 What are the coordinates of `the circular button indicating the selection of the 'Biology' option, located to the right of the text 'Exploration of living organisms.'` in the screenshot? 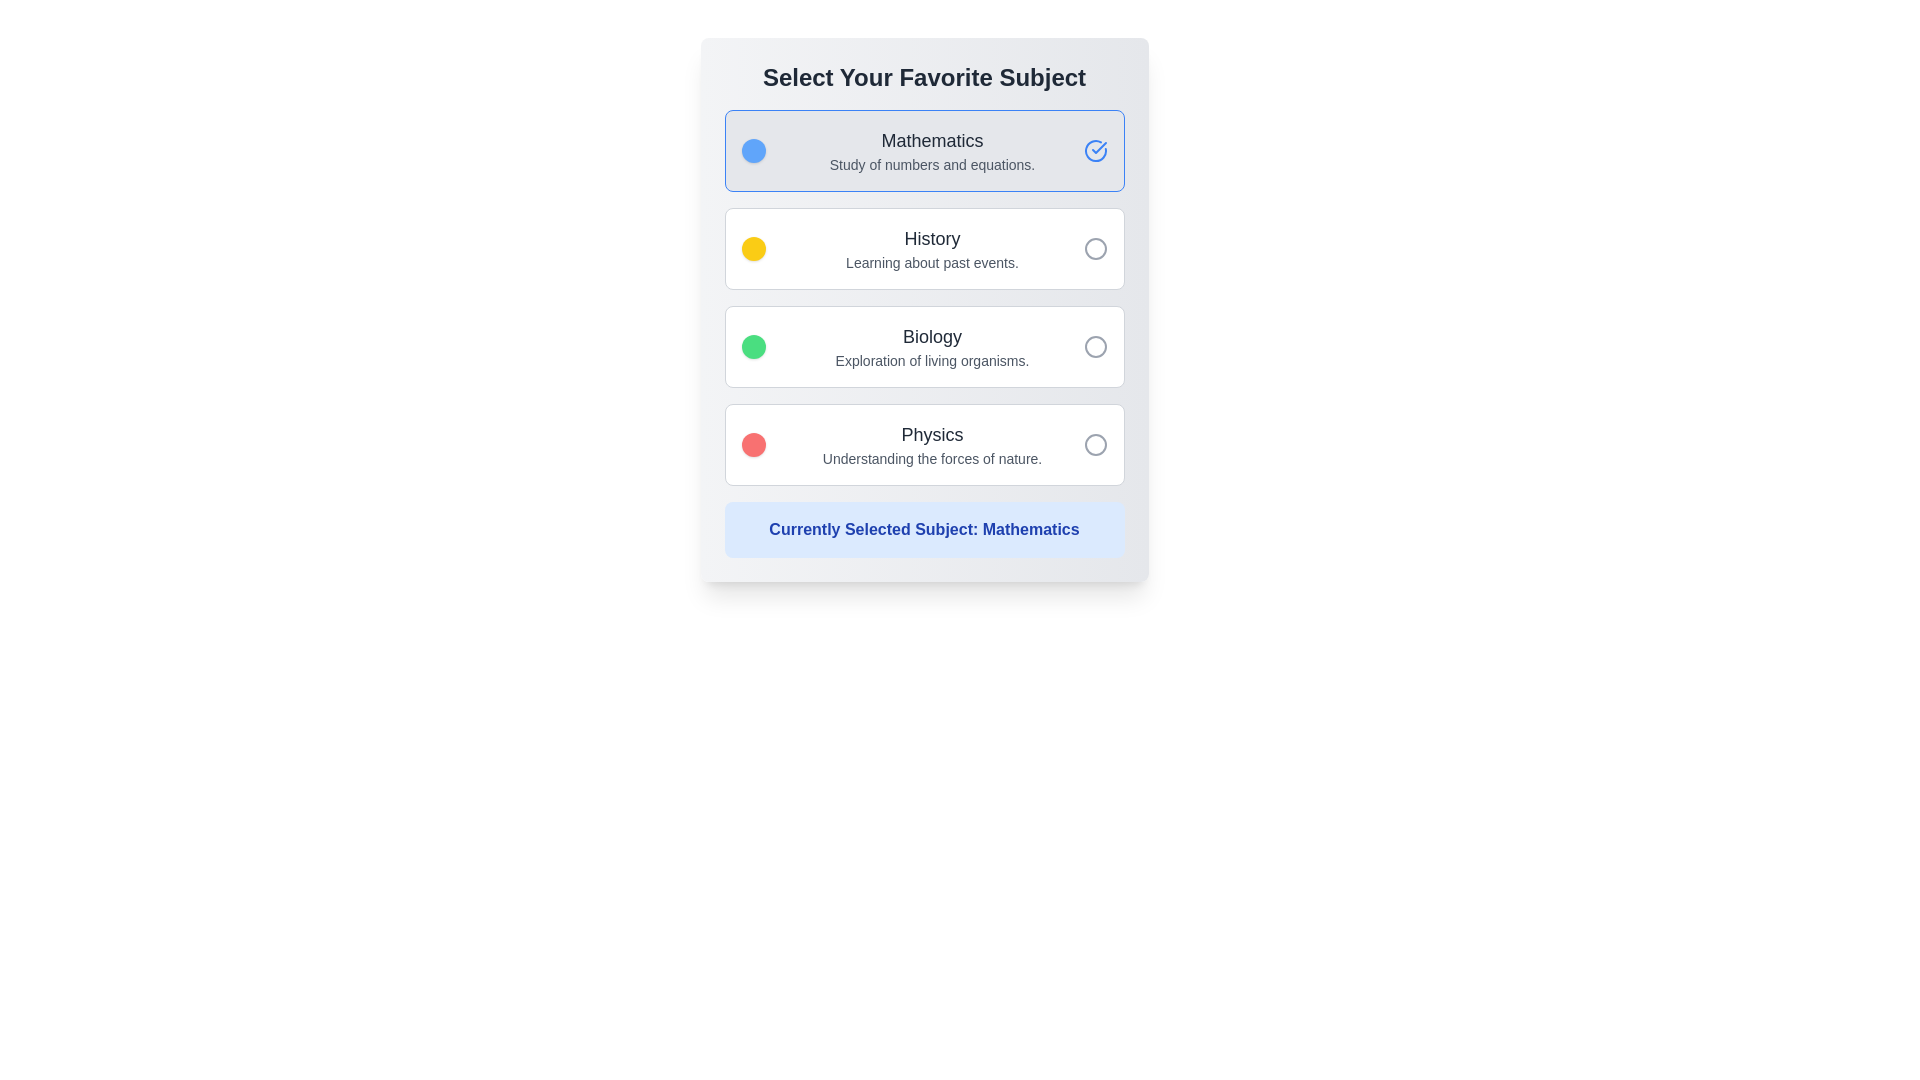 It's located at (1094, 346).